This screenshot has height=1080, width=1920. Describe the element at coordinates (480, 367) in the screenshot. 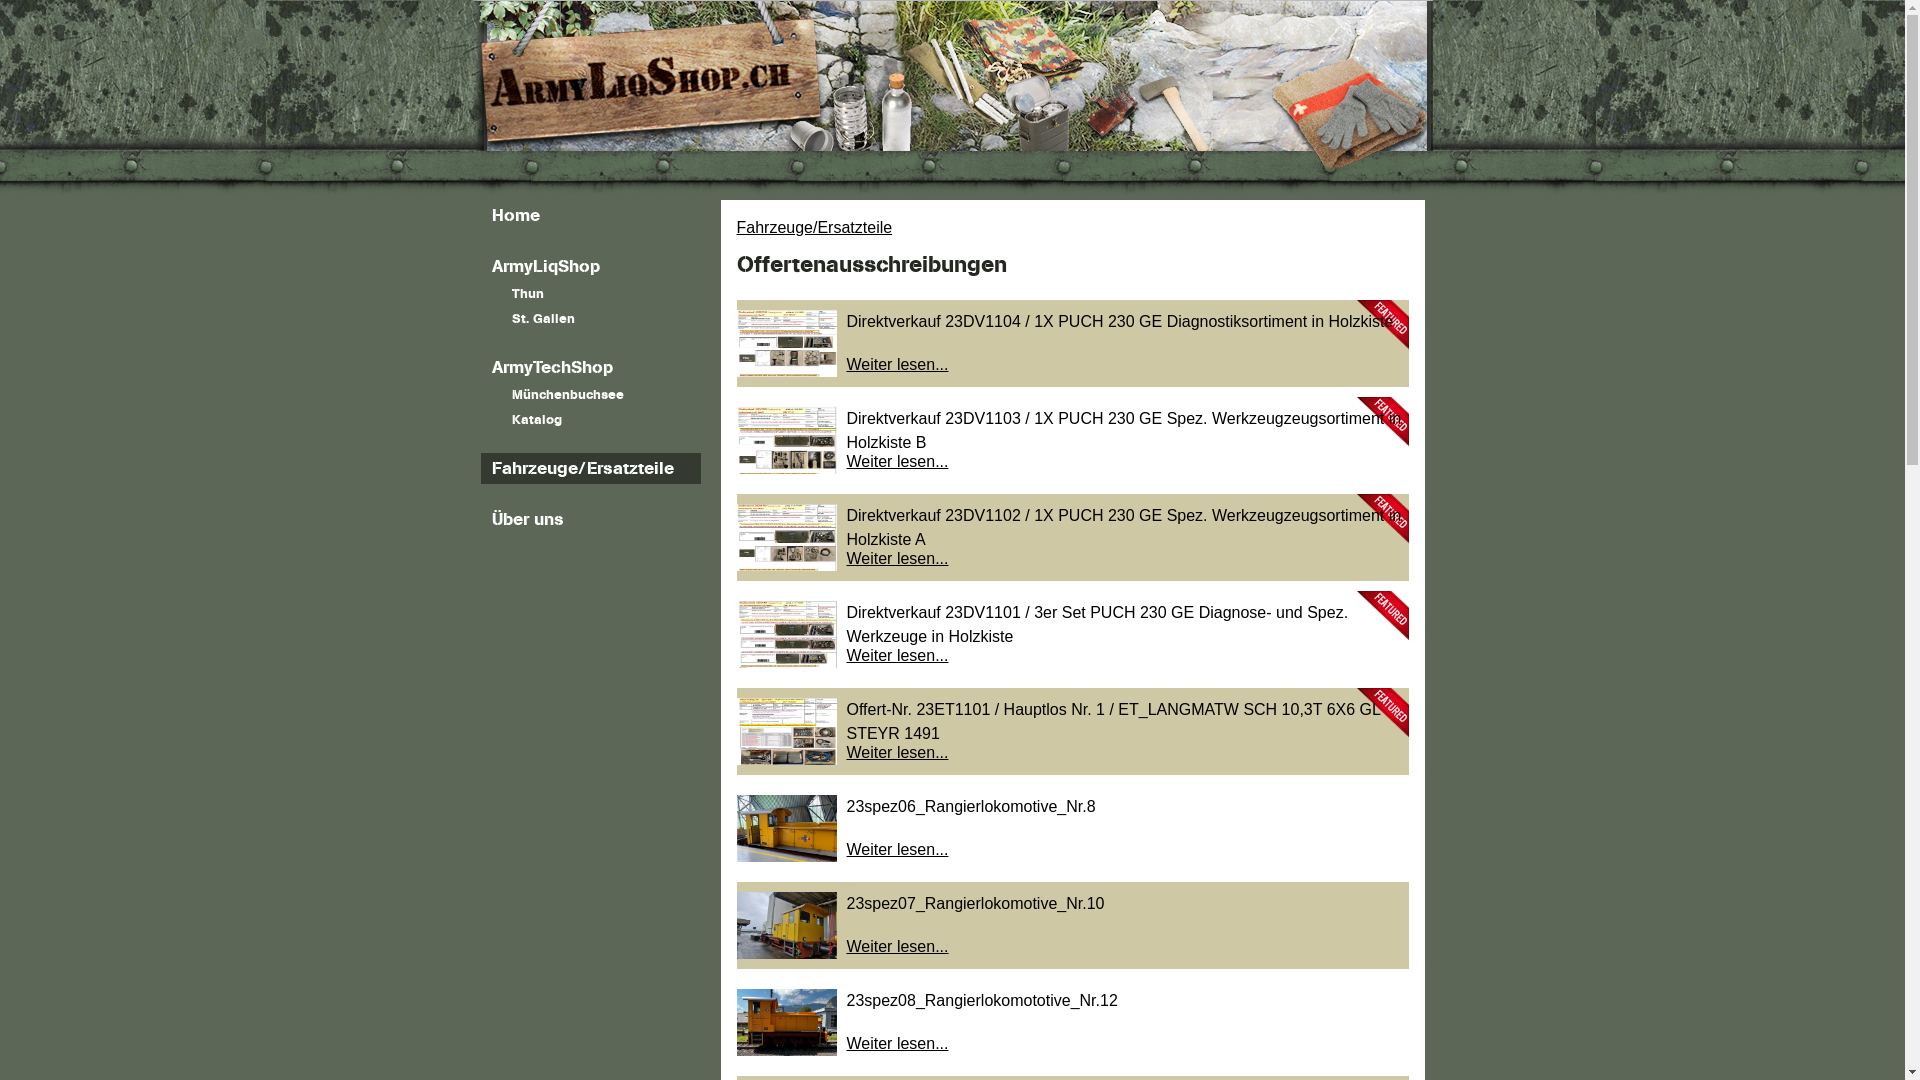

I see `'ArmyTechShop'` at that location.